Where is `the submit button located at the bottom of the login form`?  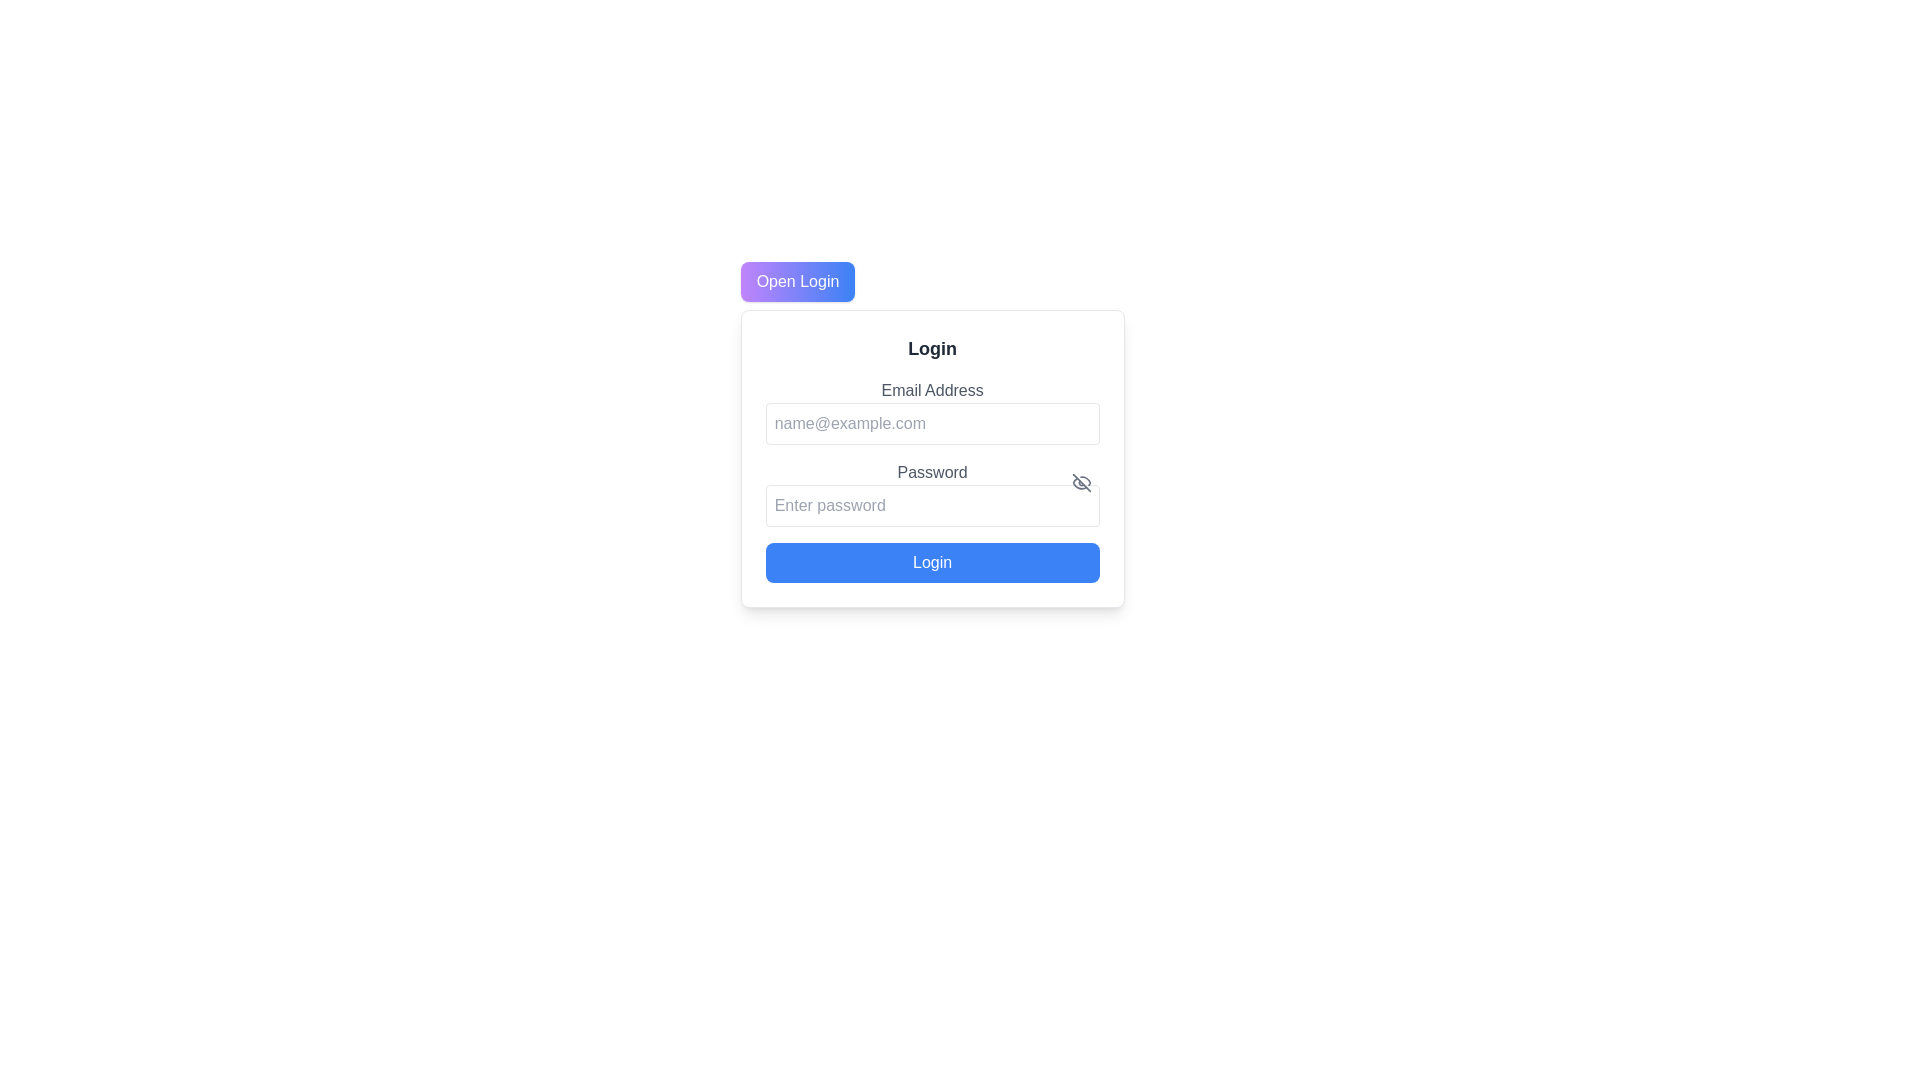
the submit button located at the bottom of the login form is located at coordinates (931, 563).